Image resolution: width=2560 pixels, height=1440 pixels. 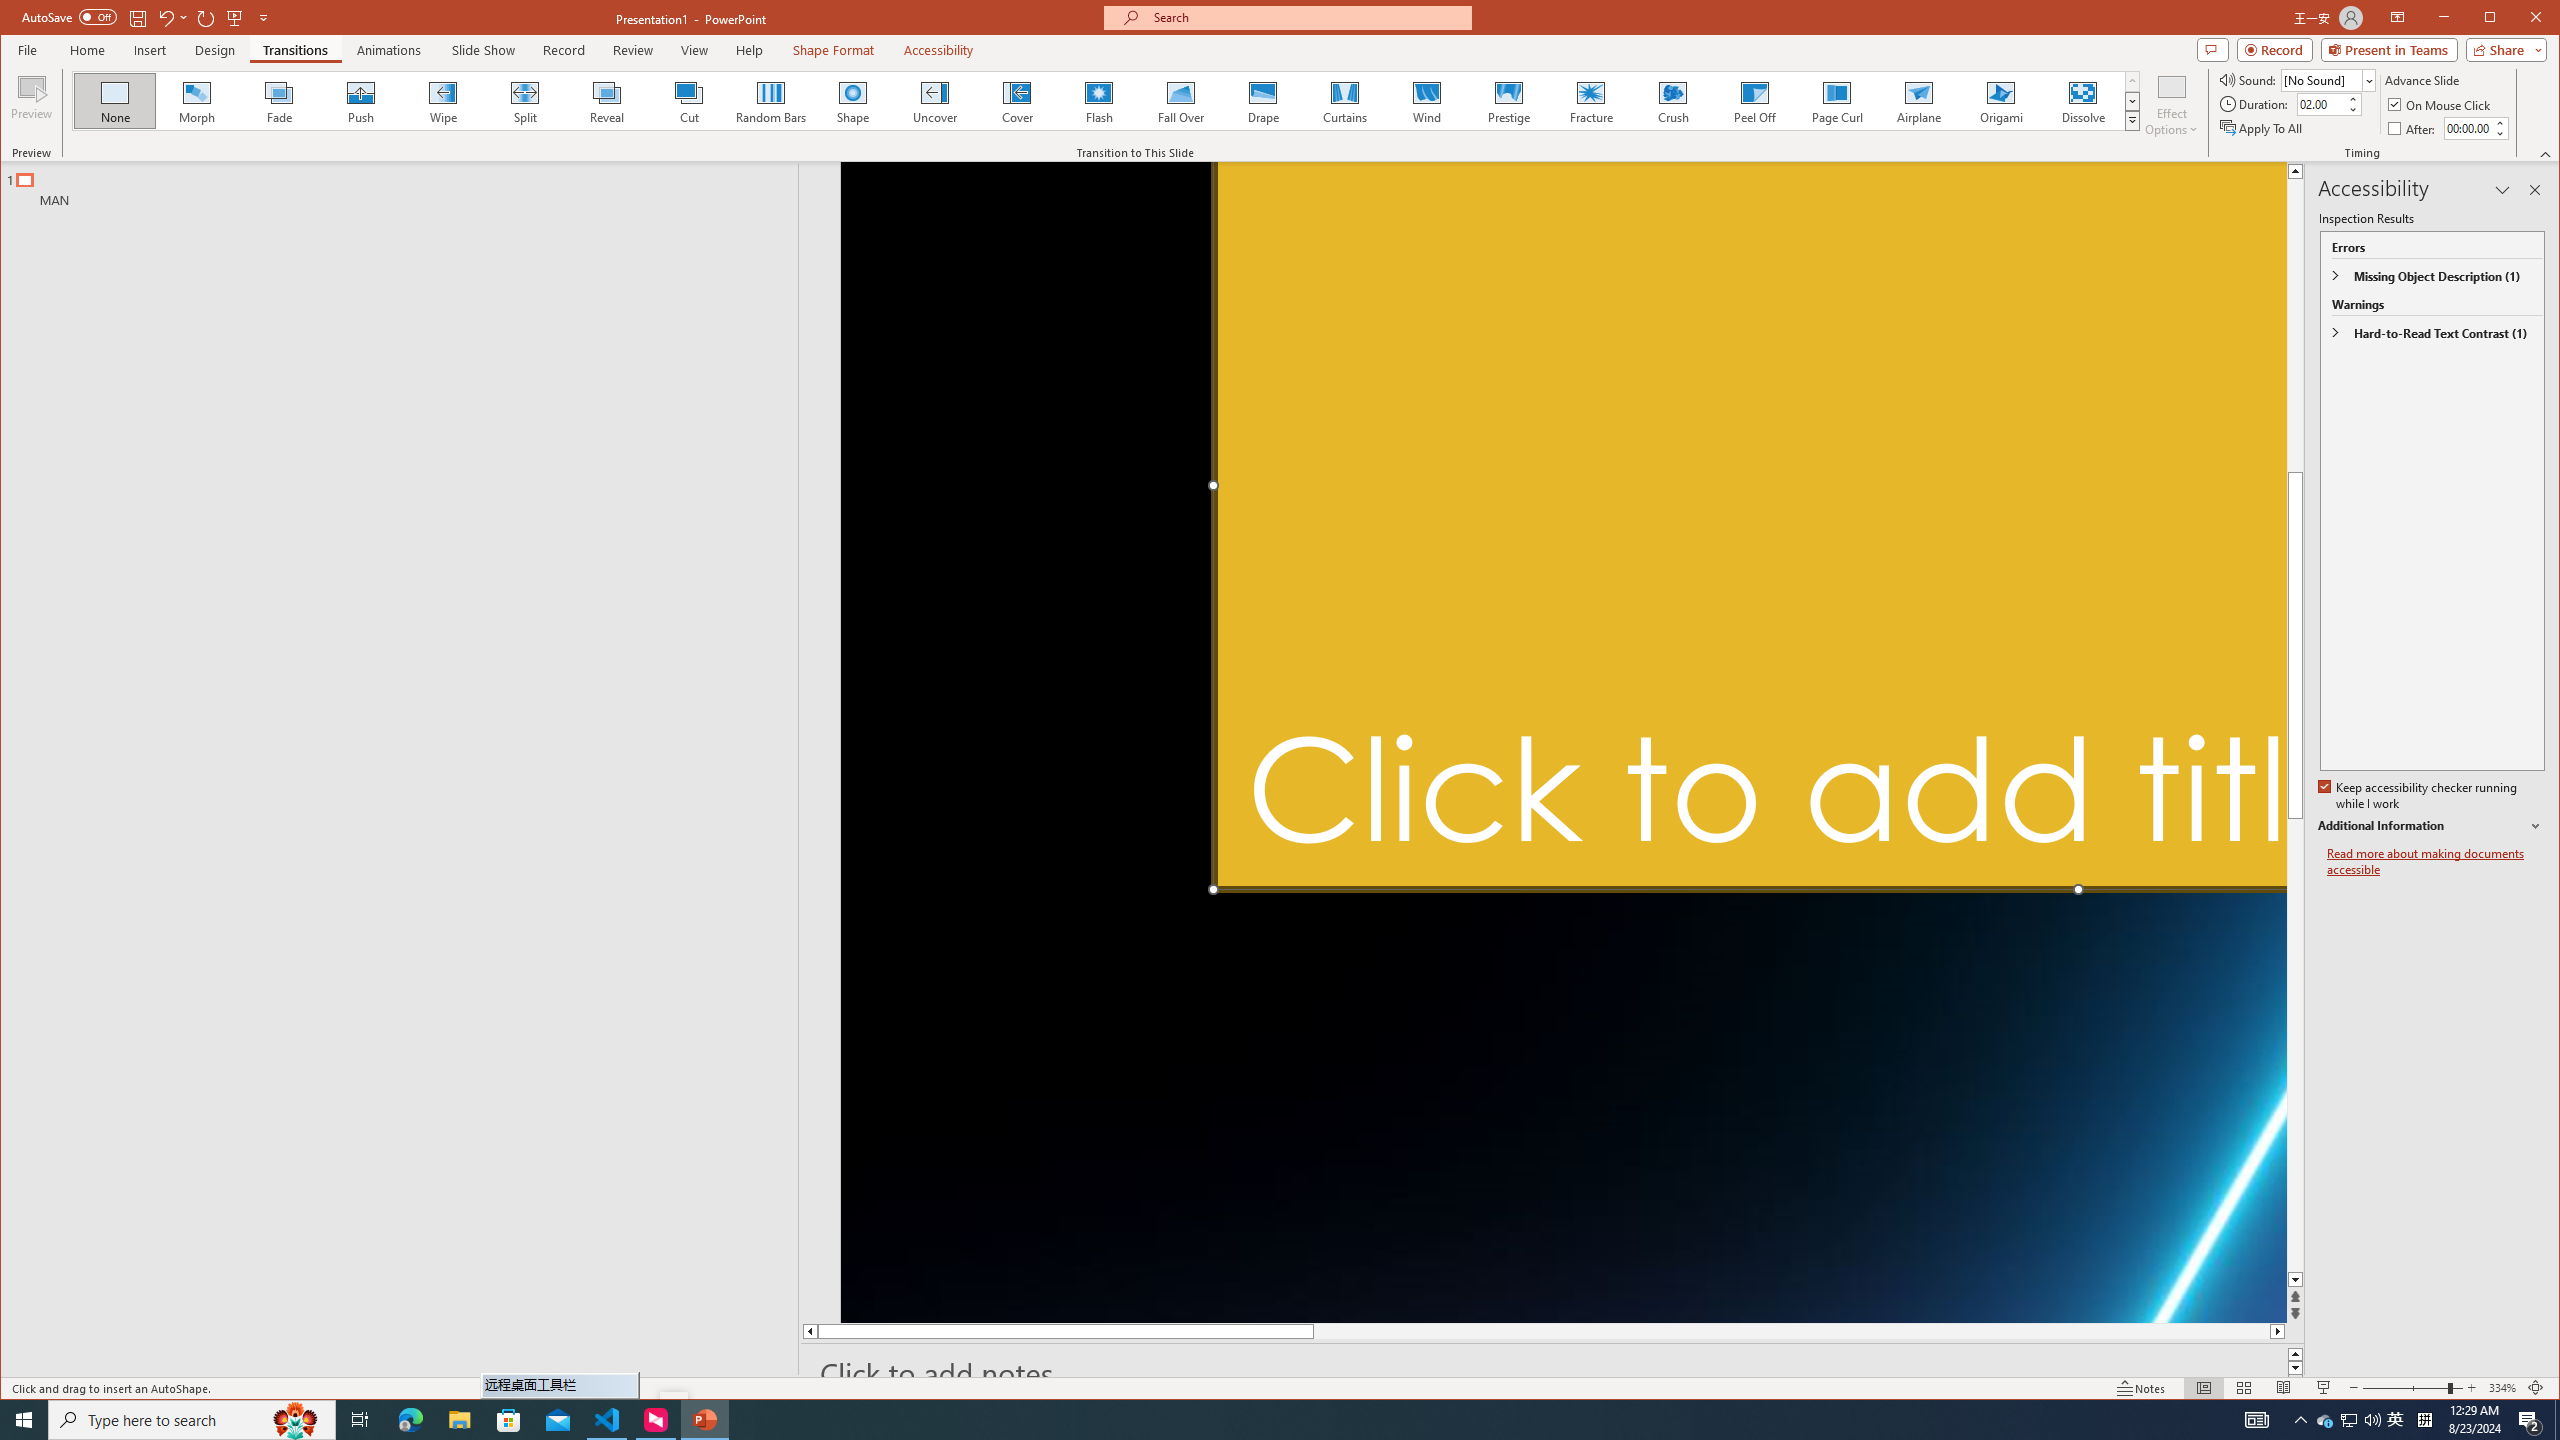 I want to click on 'Fade', so click(x=278, y=100).